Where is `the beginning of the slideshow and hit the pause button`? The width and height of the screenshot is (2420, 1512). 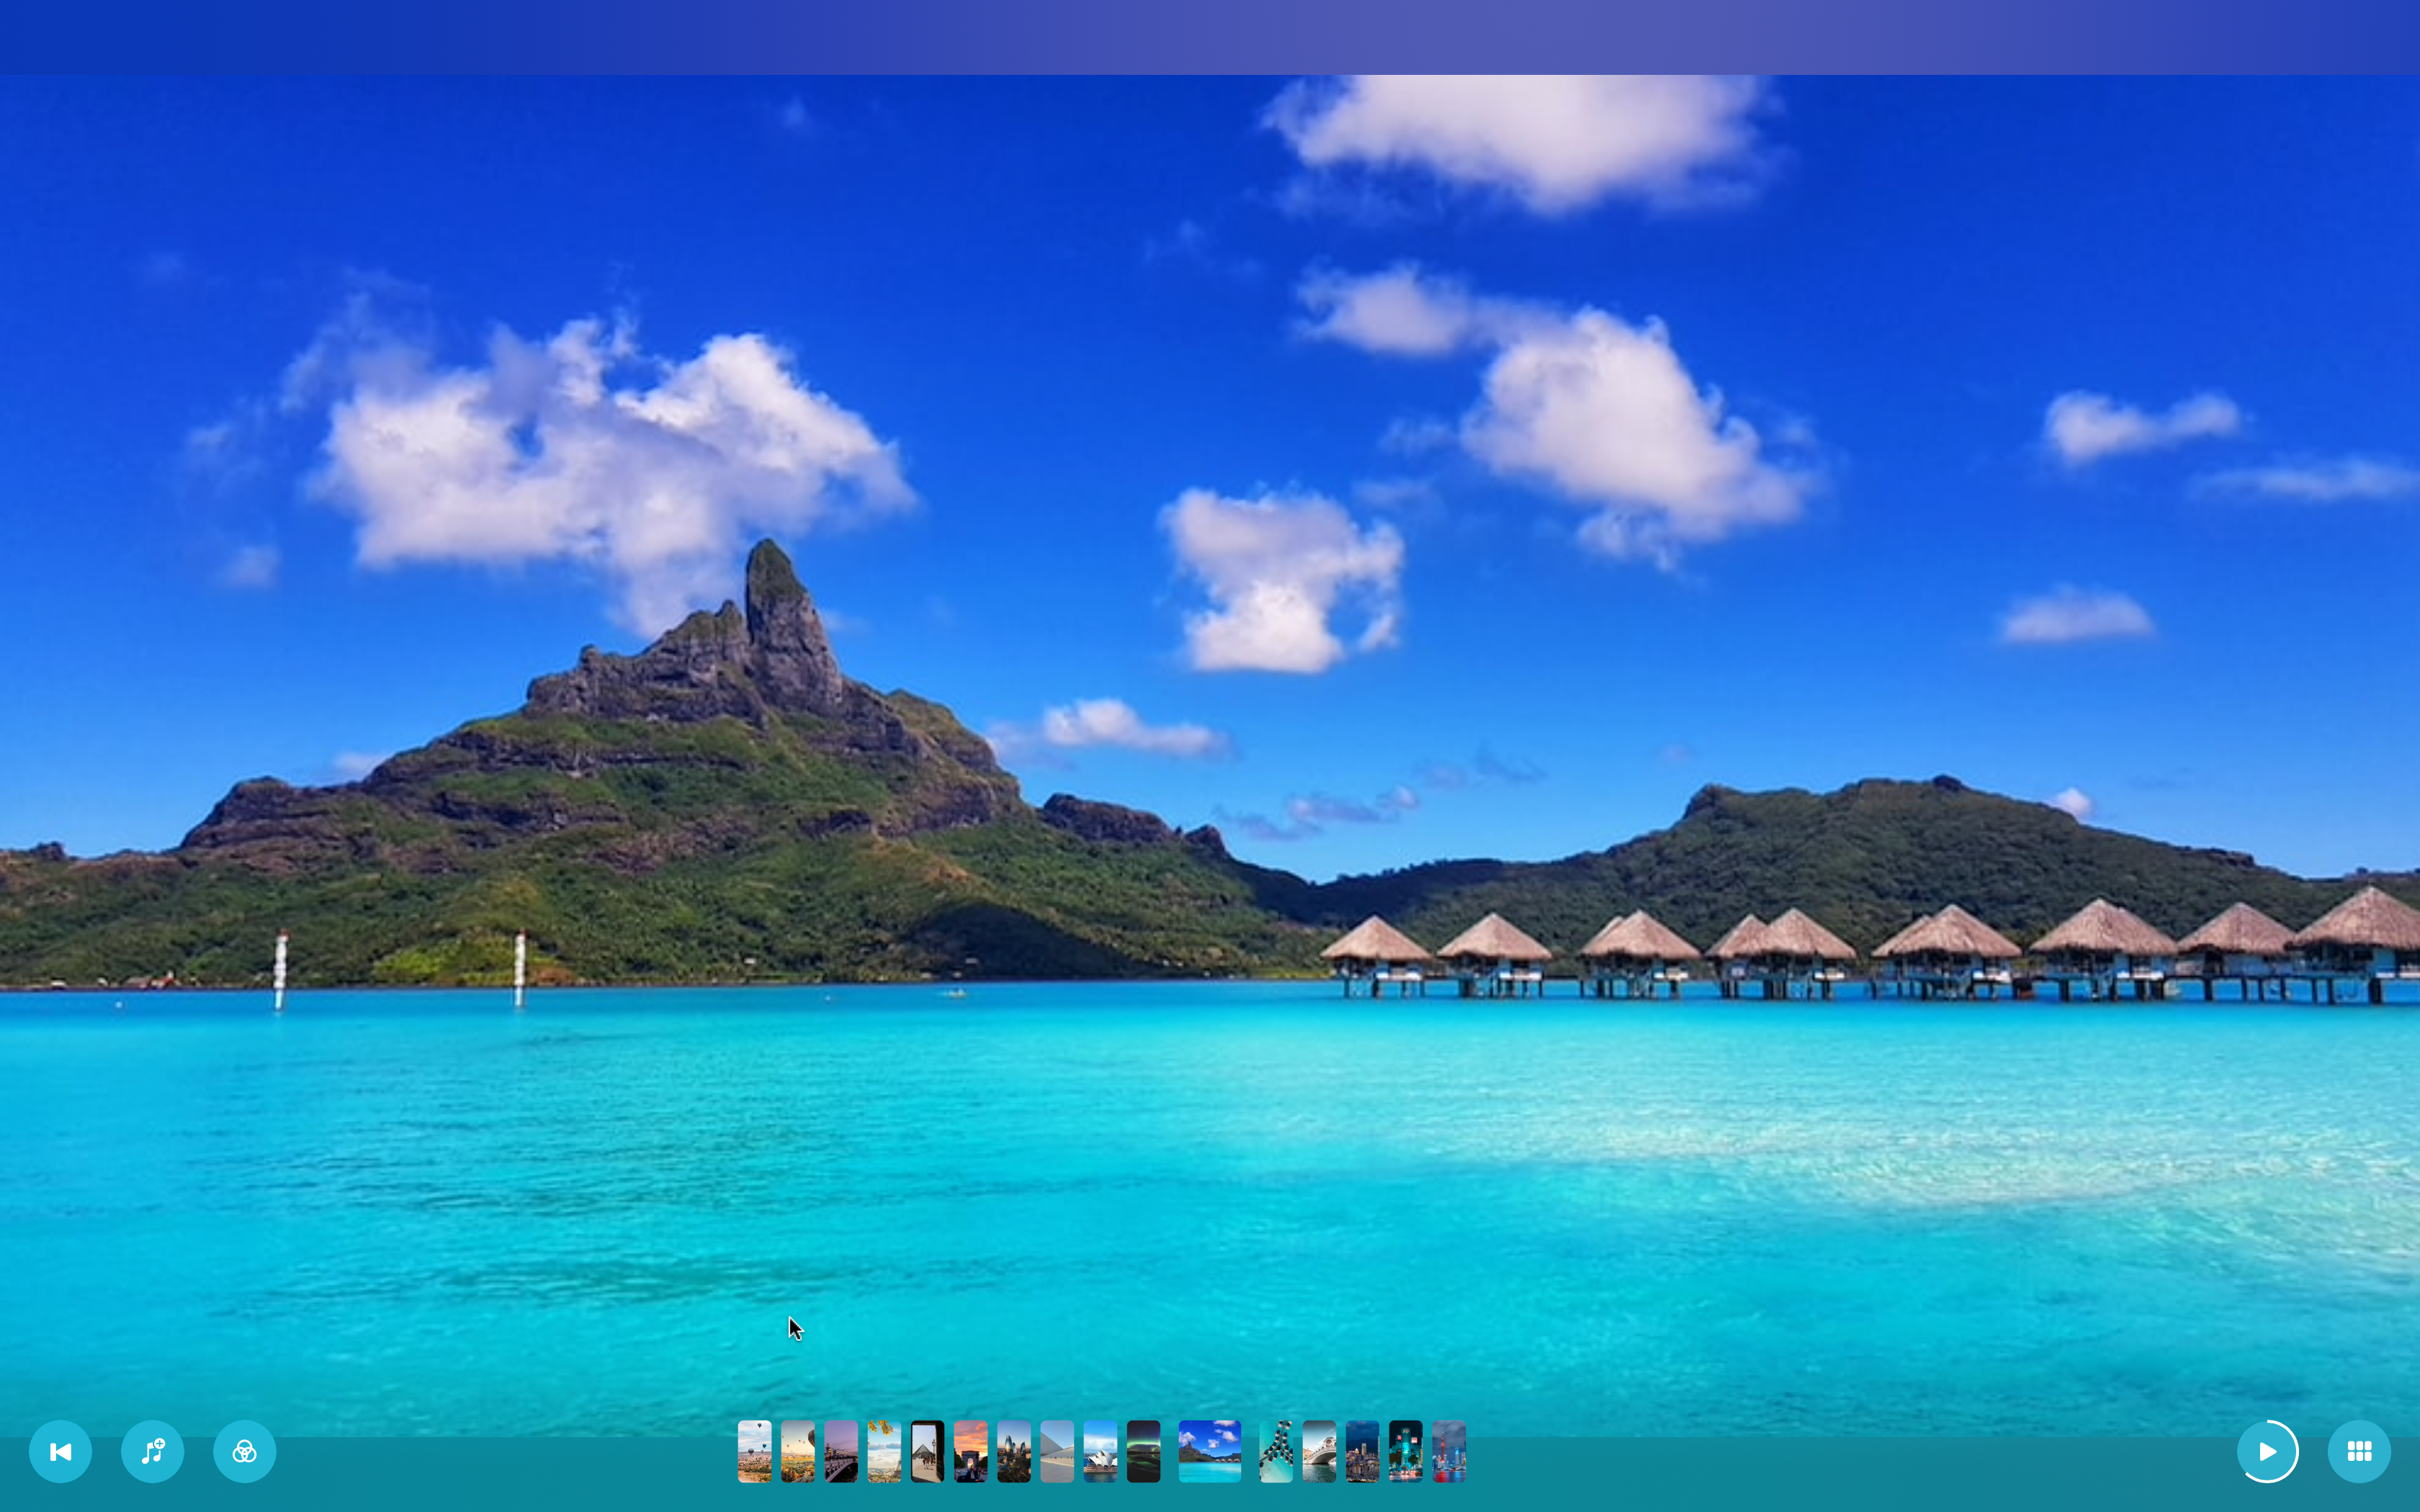
the beginning of the slideshow and hit the pause button is located at coordinates (61, 1452).